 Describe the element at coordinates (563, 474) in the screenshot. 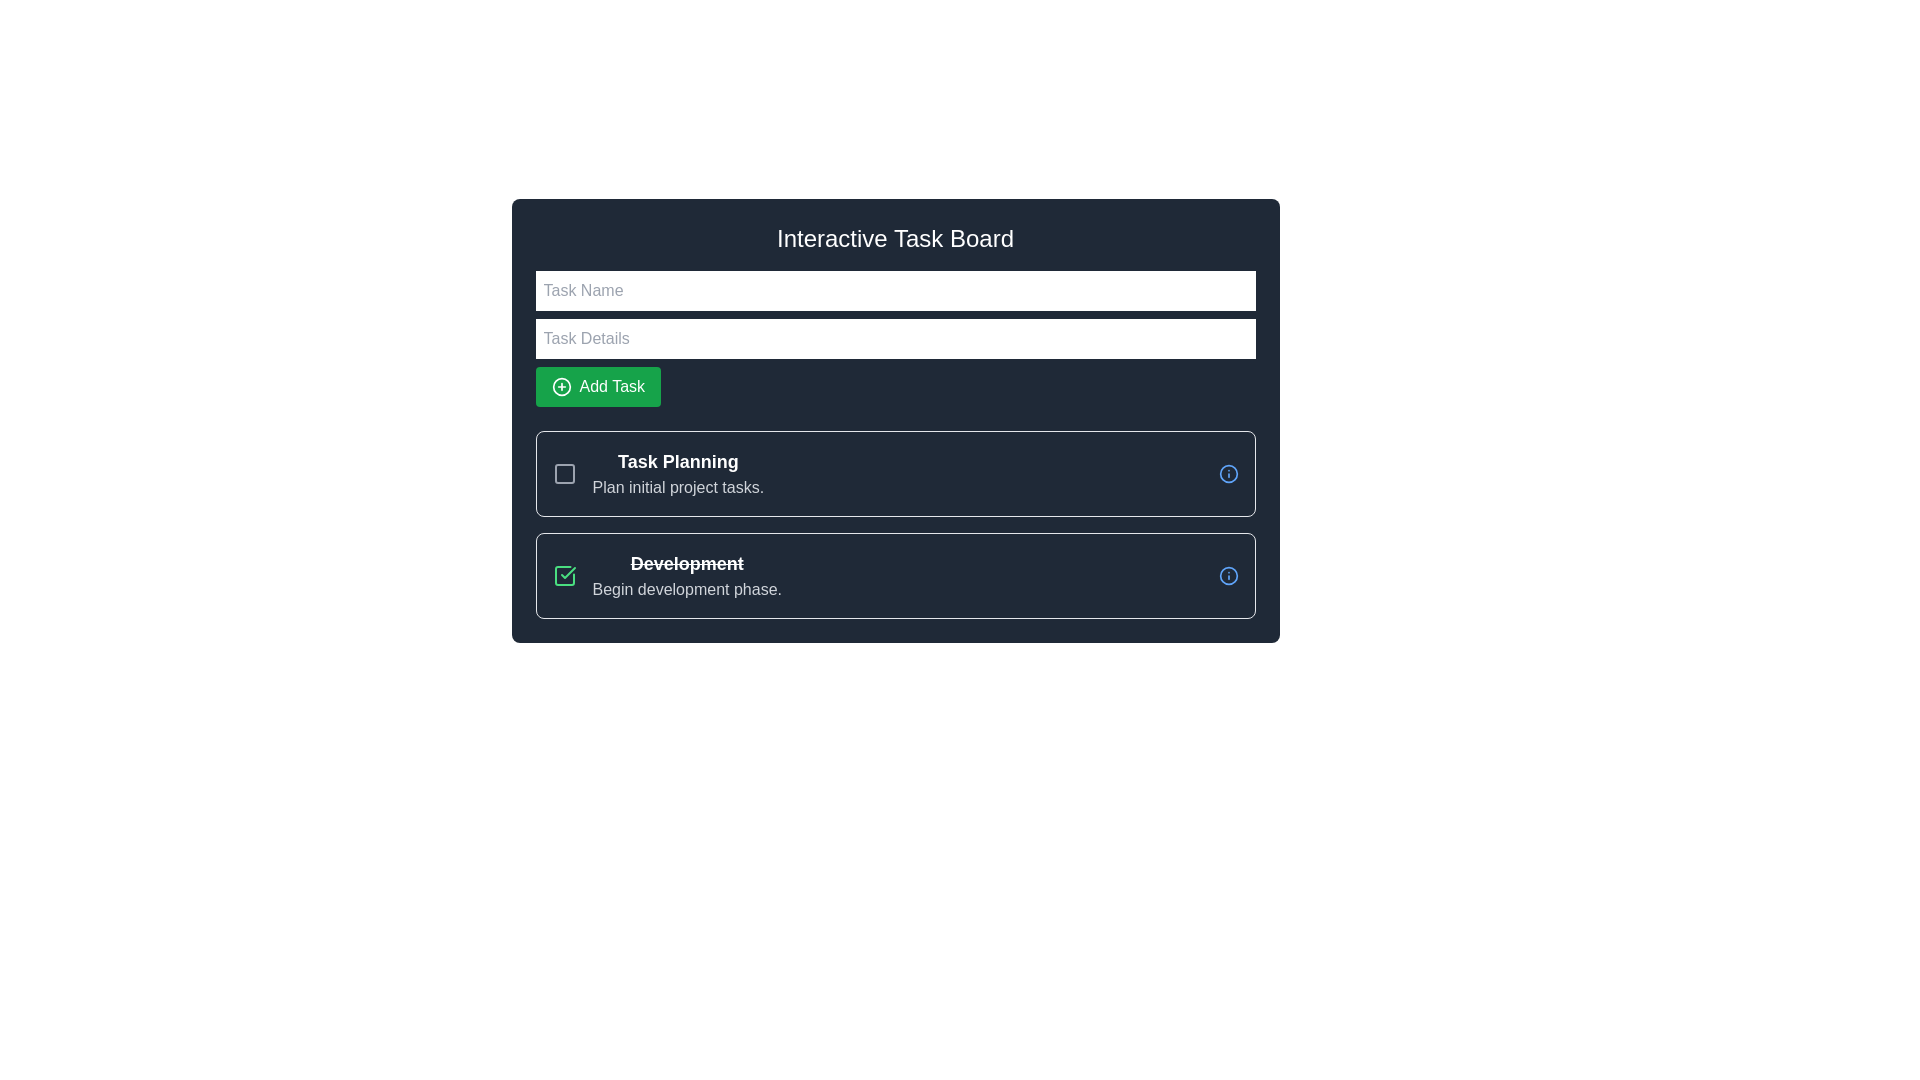

I see `the empty checkbox located on the far left of the 'Task Planning' entry` at that location.